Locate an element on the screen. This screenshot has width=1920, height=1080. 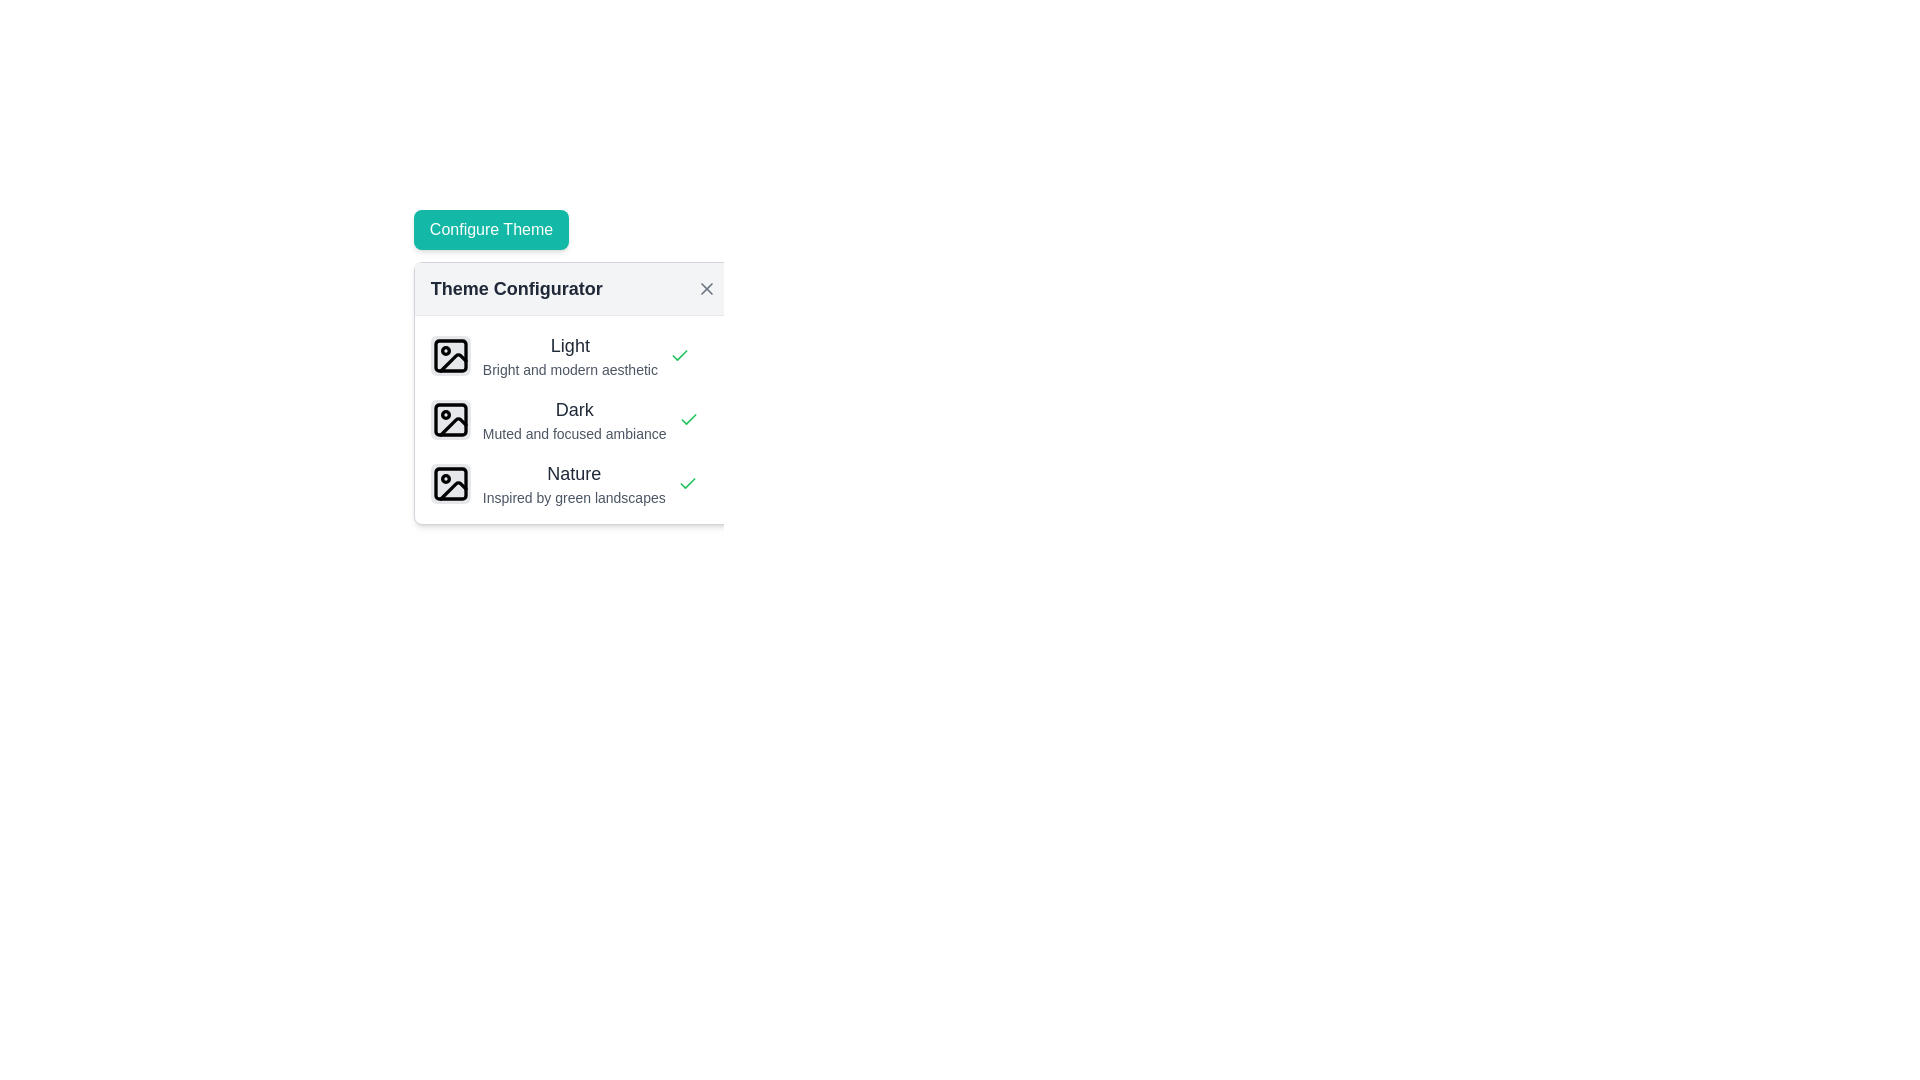
the 'Nature' theme icon in the Theme Configurator panel, which is the third item in the list and has a red border is located at coordinates (449, 483).